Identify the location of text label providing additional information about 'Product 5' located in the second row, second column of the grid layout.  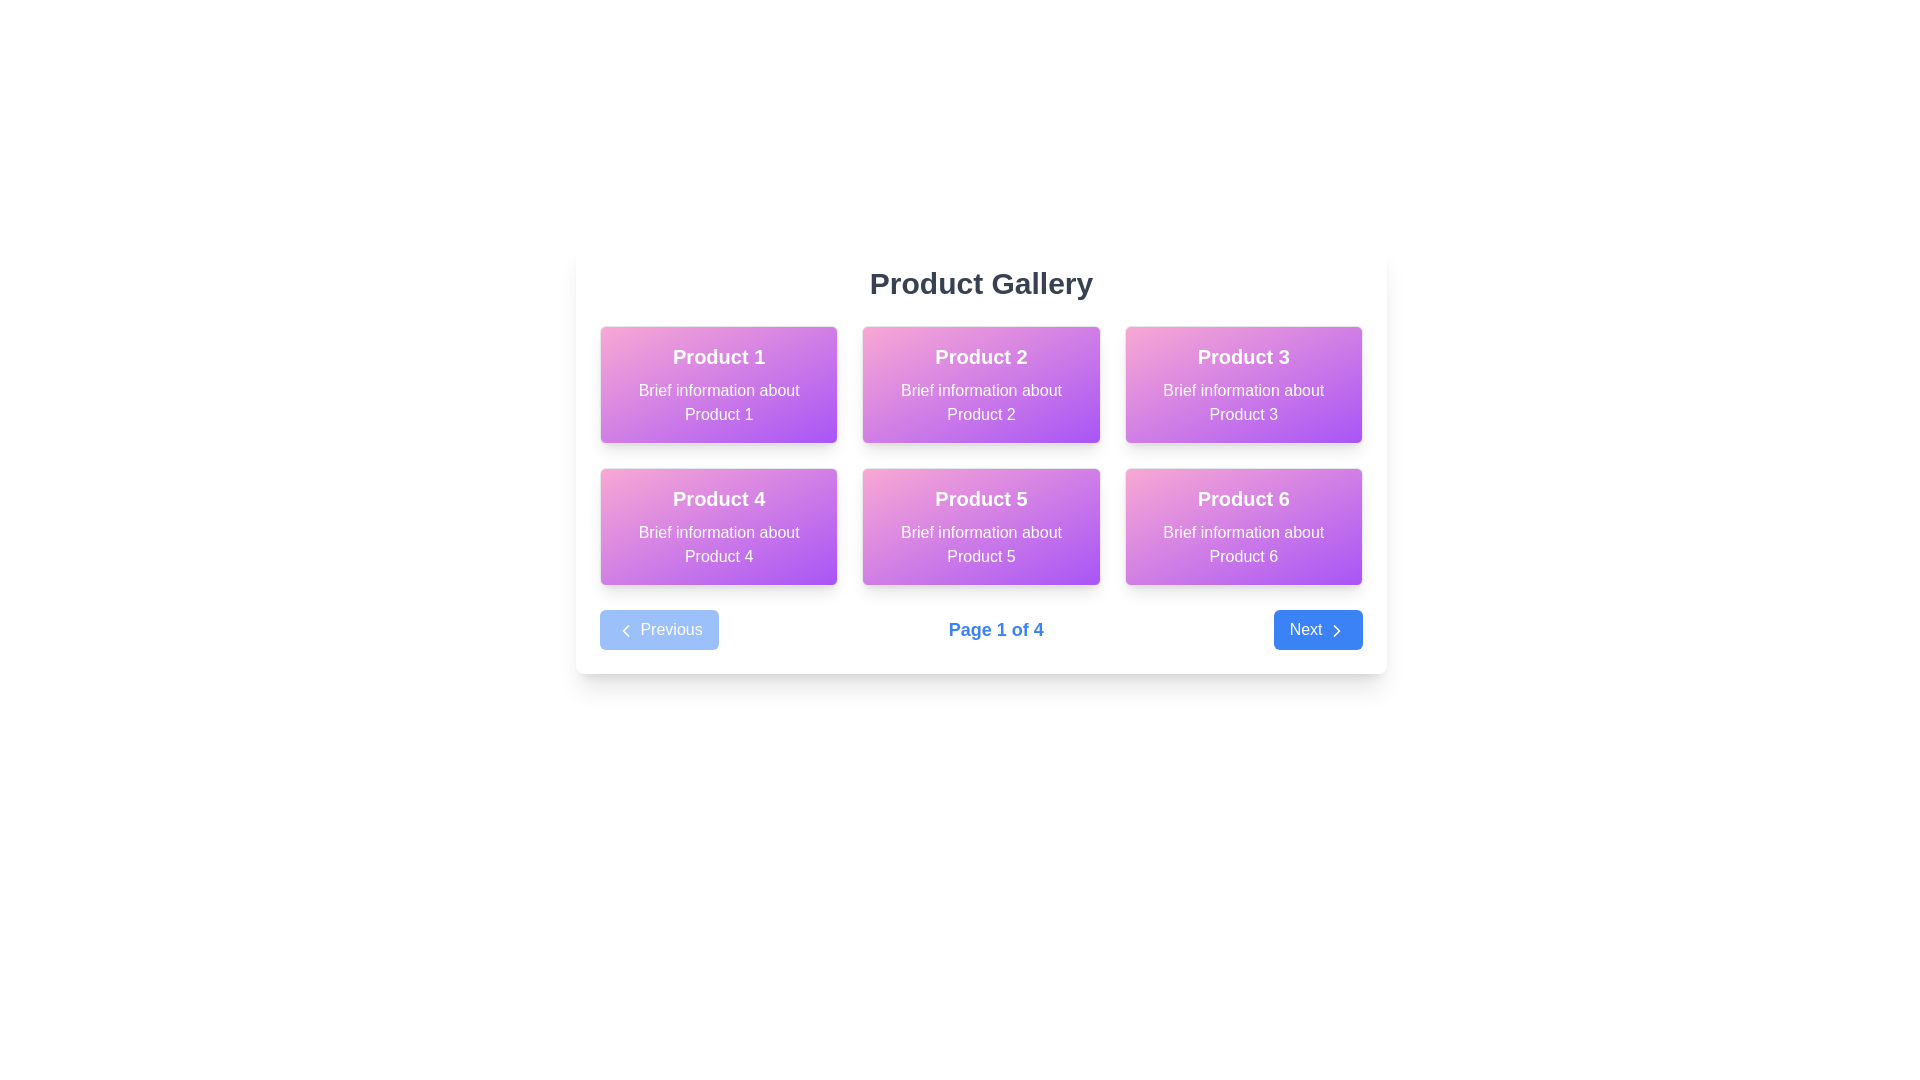
(981, 544).